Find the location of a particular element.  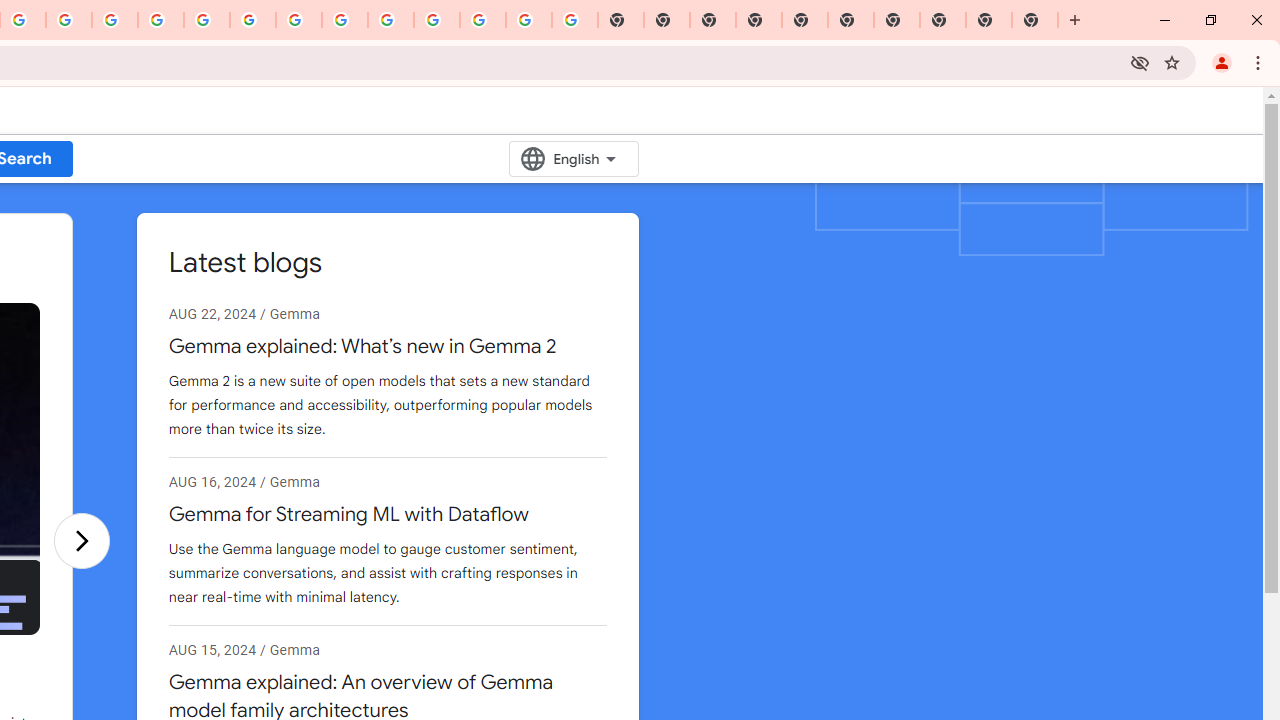

'Next slide' is located at coordinates (80, 540).